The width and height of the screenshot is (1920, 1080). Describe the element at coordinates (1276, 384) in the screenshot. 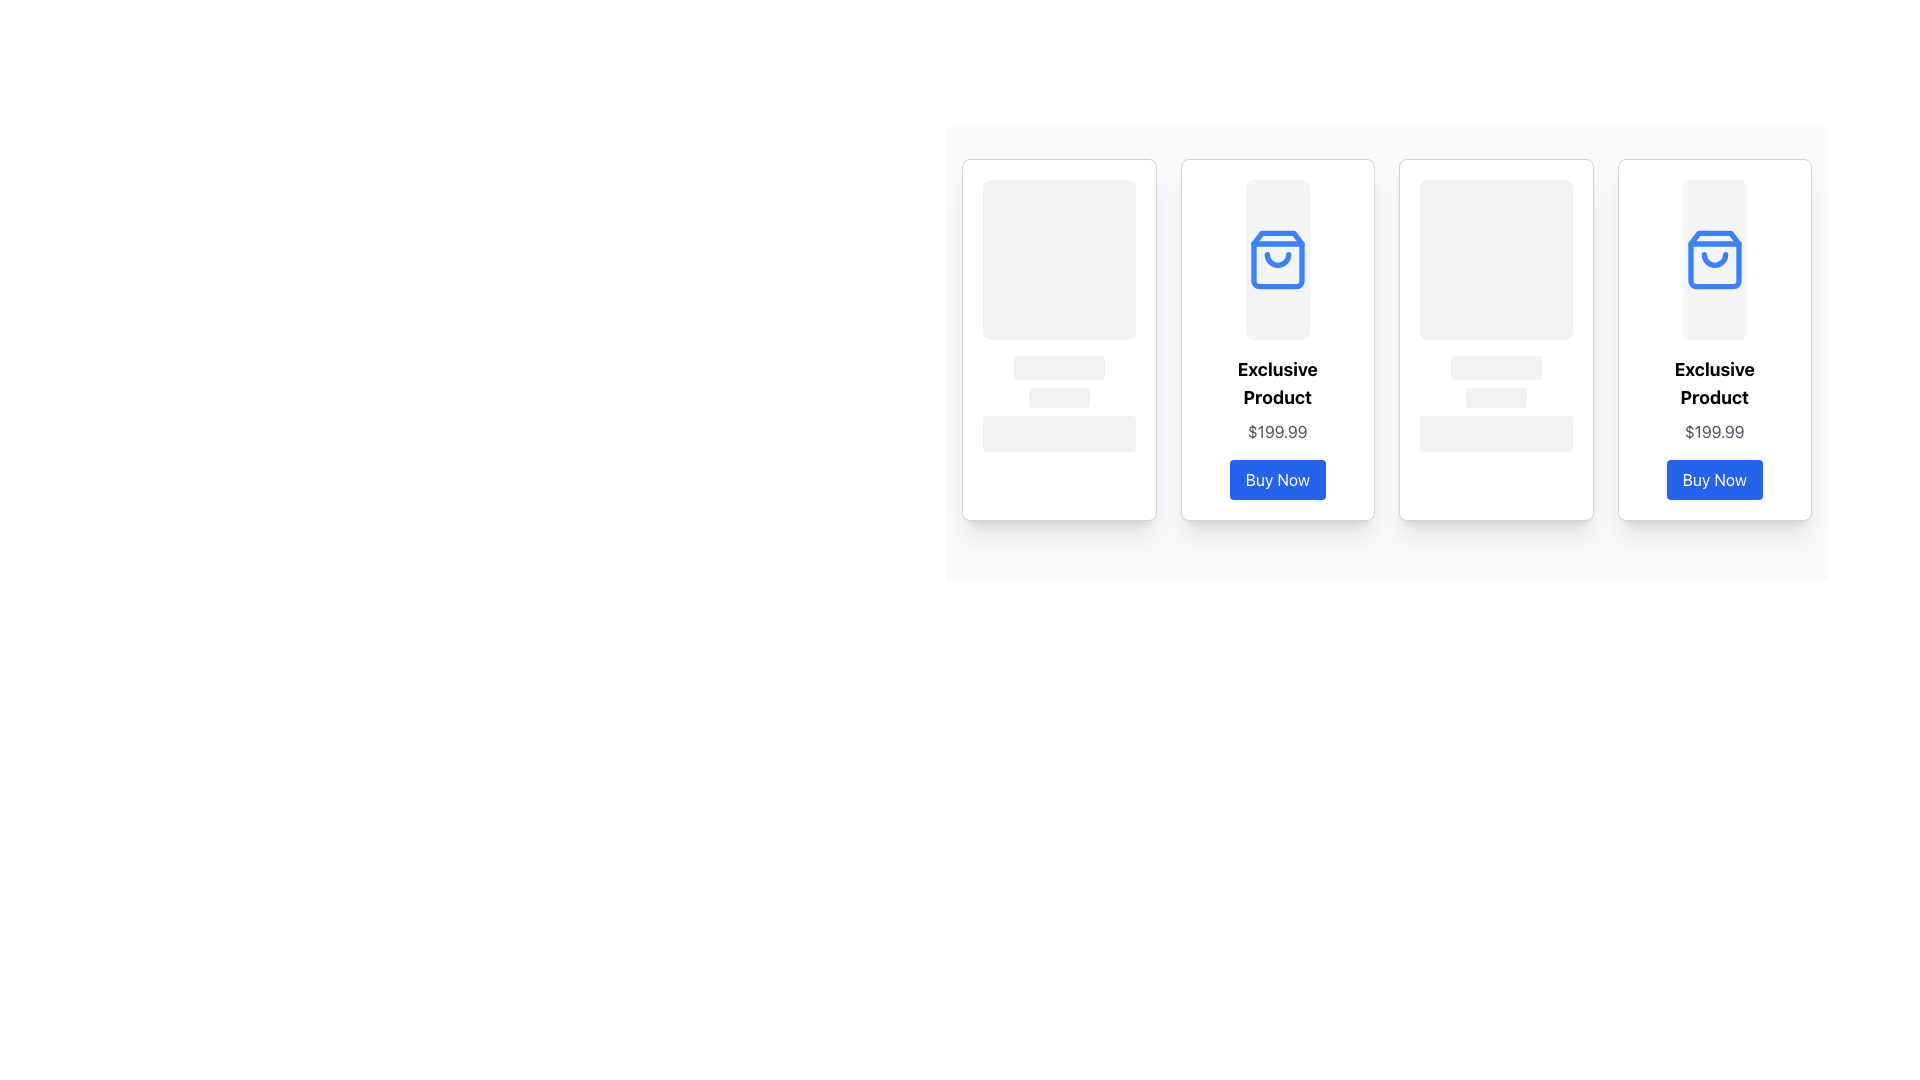

I see `text label that displays 'Exclusive' and 'Product' in bold font, which is centered within its bounding space` at that location.